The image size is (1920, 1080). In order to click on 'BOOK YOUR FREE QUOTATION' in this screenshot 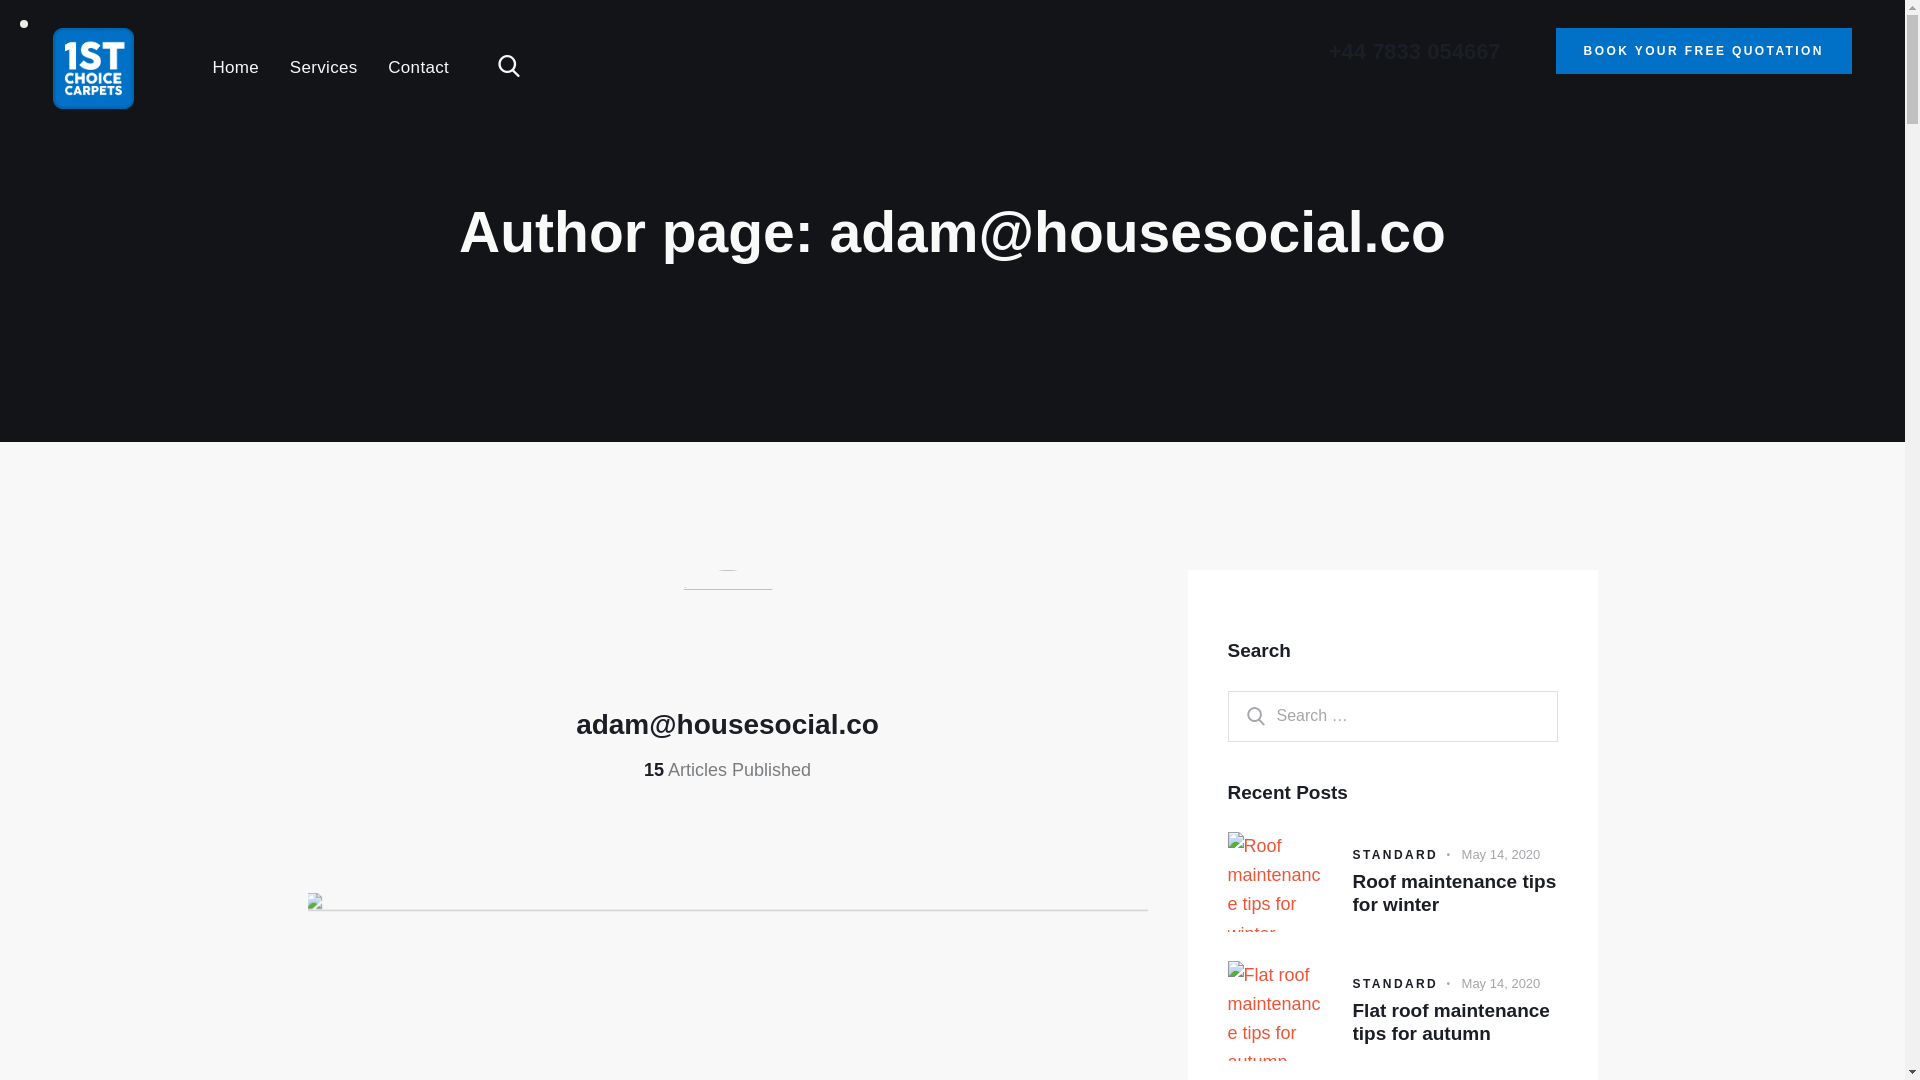, I will do `click(1703, 49)`.